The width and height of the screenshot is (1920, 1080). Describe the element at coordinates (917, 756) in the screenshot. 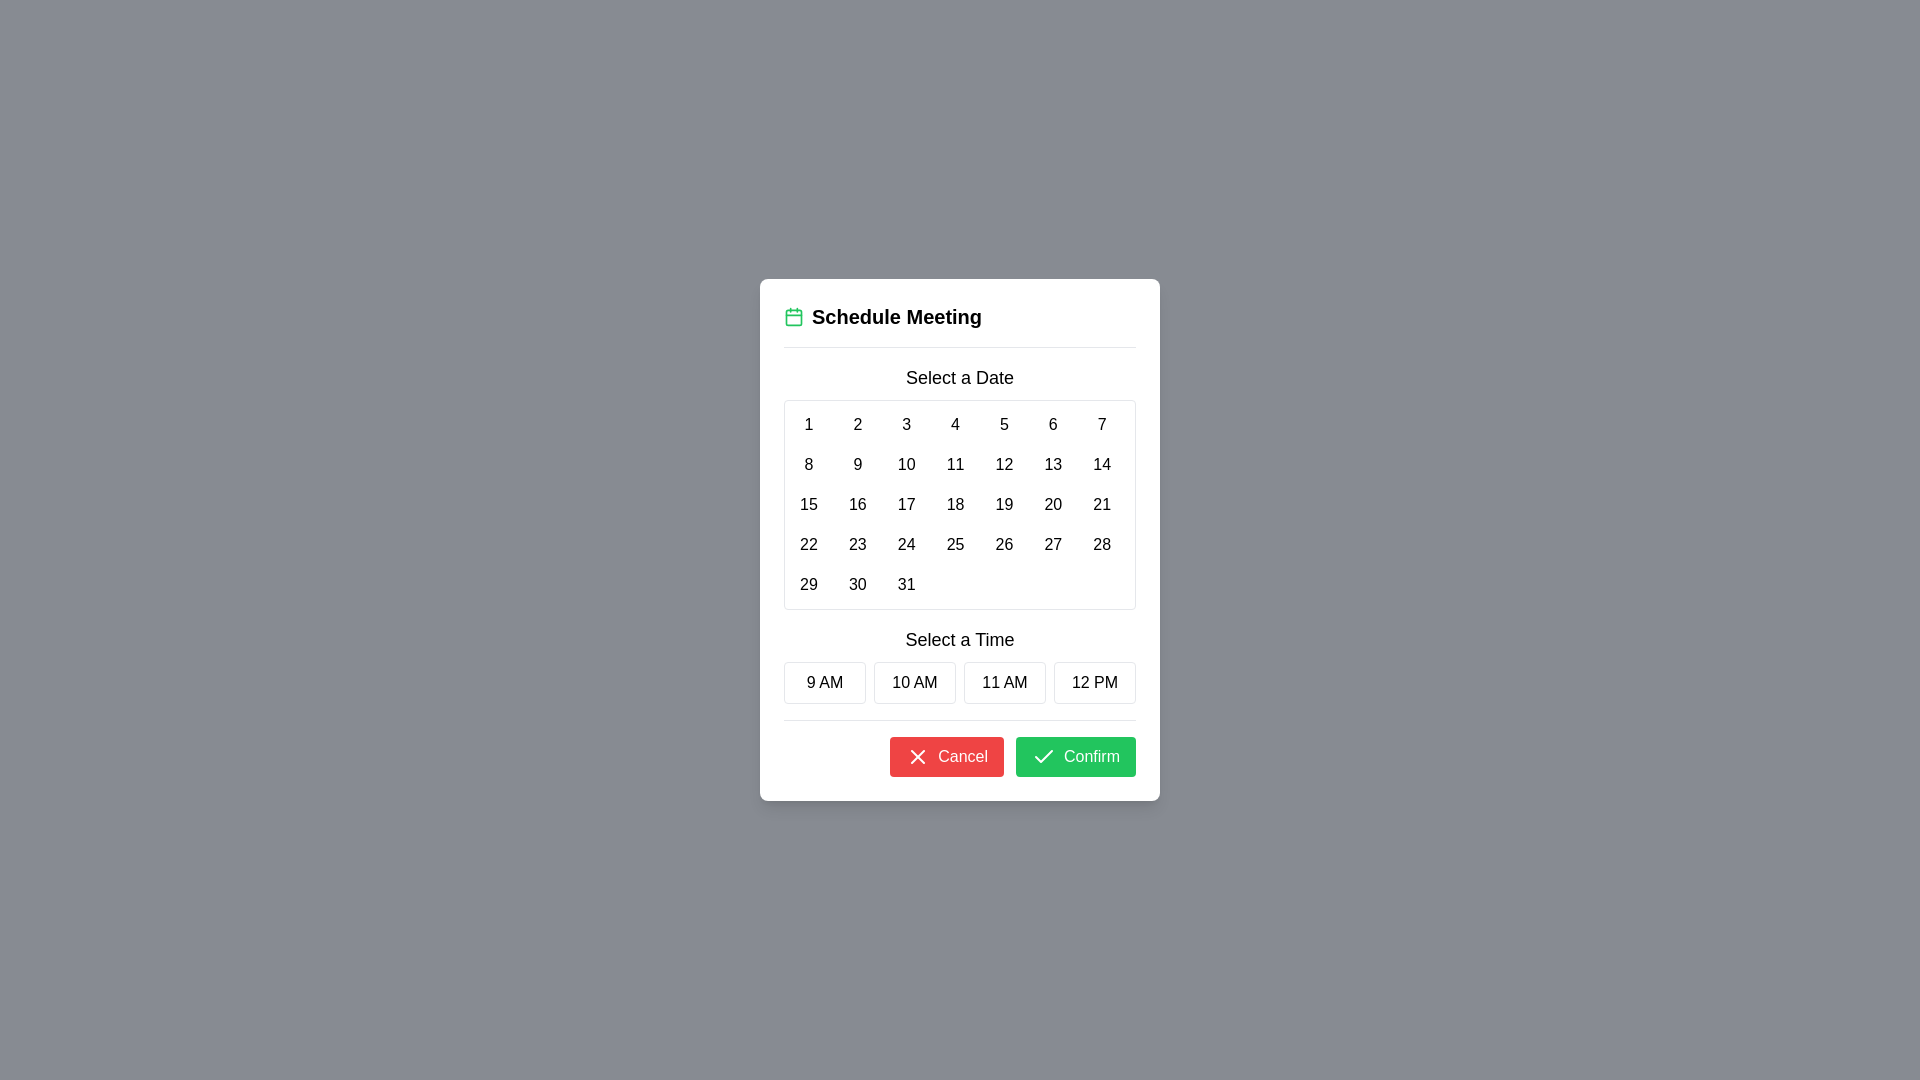

I see `the cancel icon located within the red 'Cancel' button, which is positioned to the left of the 'Cancel' text at the bottom-left corner of the modal` at that location.